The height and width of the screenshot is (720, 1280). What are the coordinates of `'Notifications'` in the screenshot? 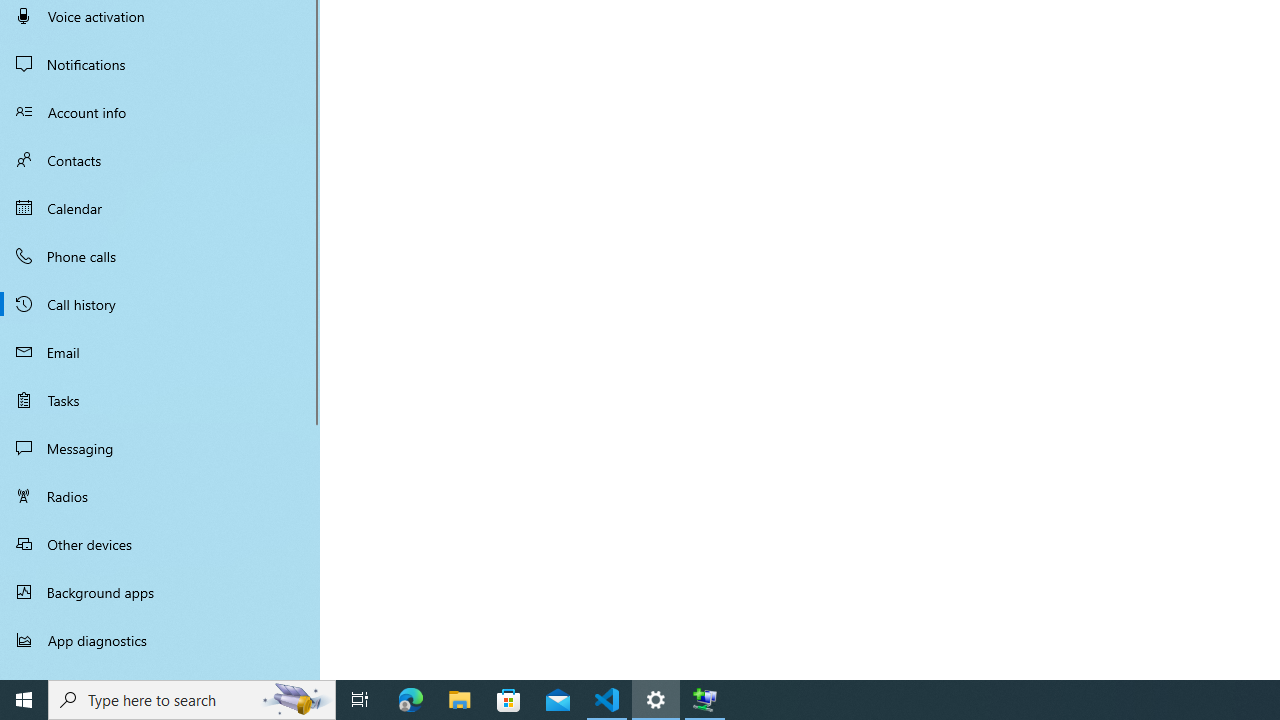 It's located at (160, 63).